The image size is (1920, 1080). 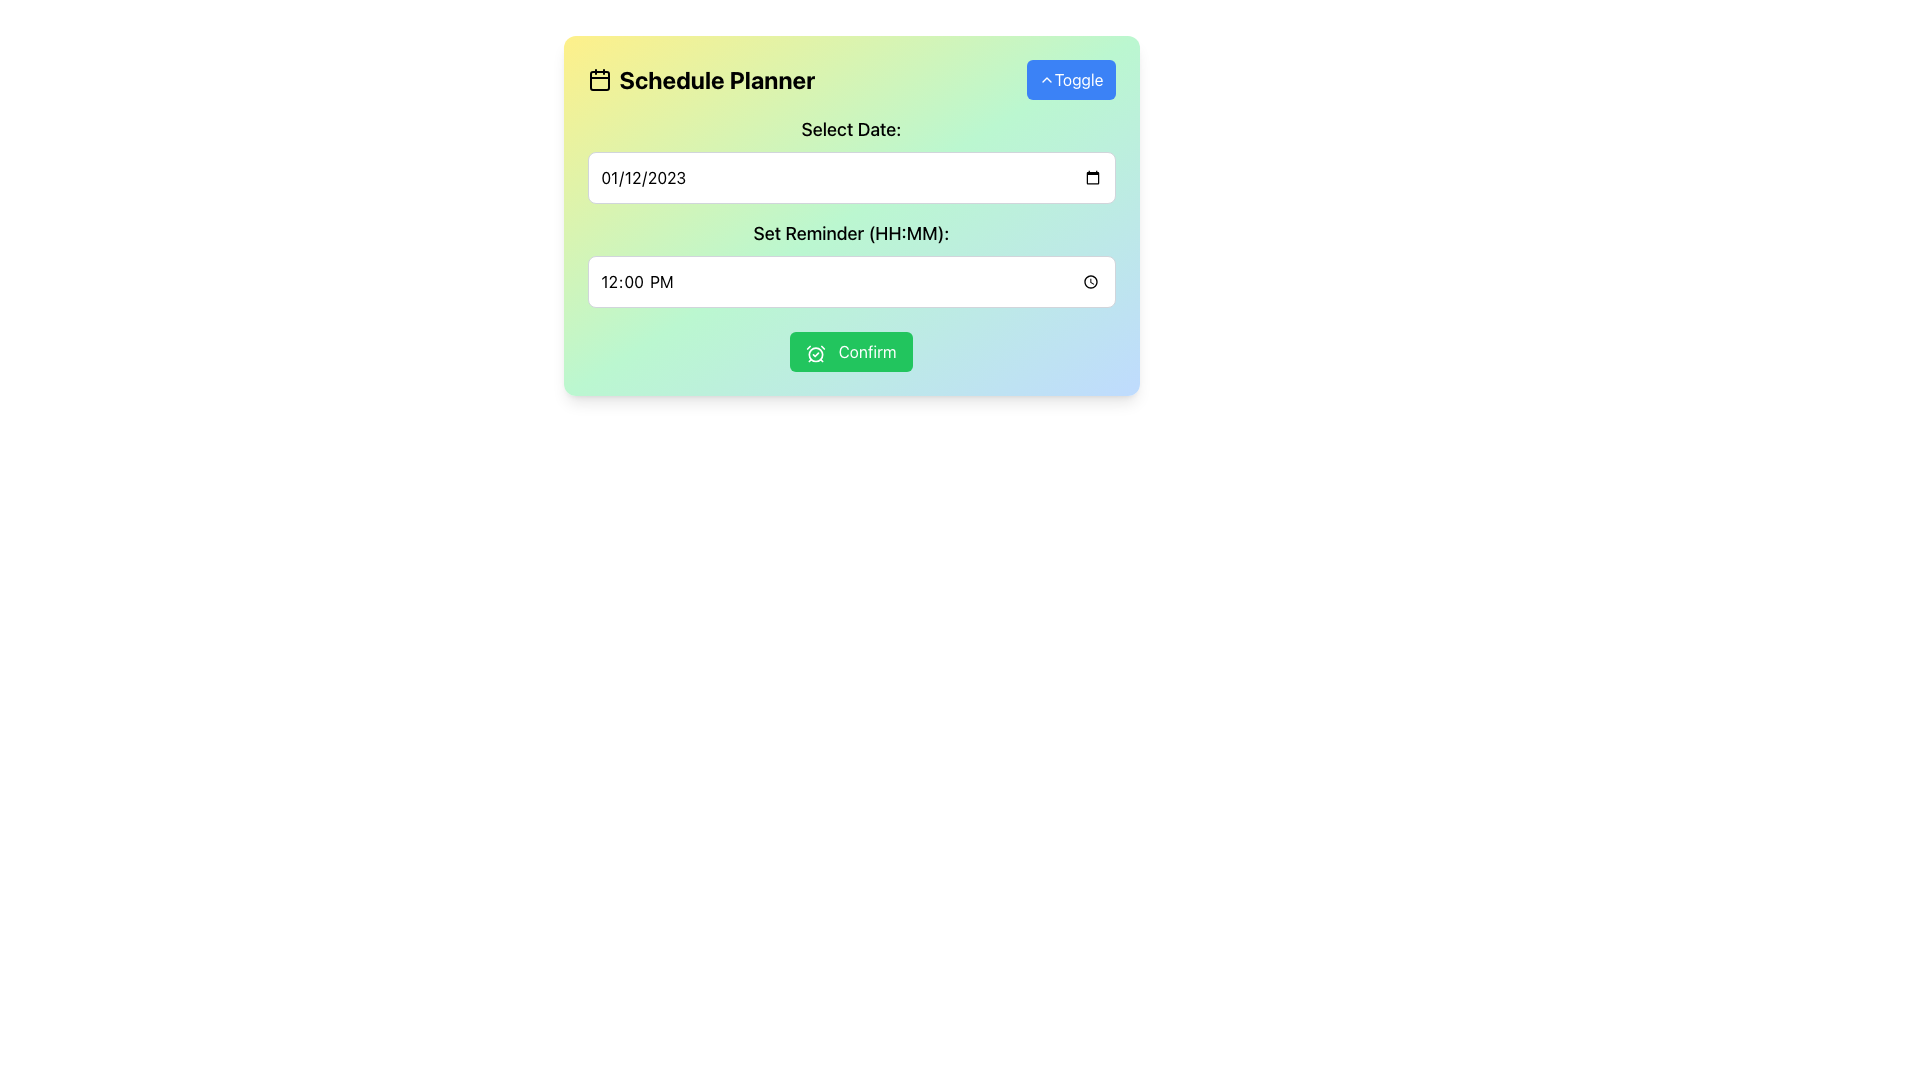 I want to click on the upward-pointing chevron icon located inside the 'Toggle' button at the top-right corner of the 'Schedule Planner' card, so click(x=1045, y=79).